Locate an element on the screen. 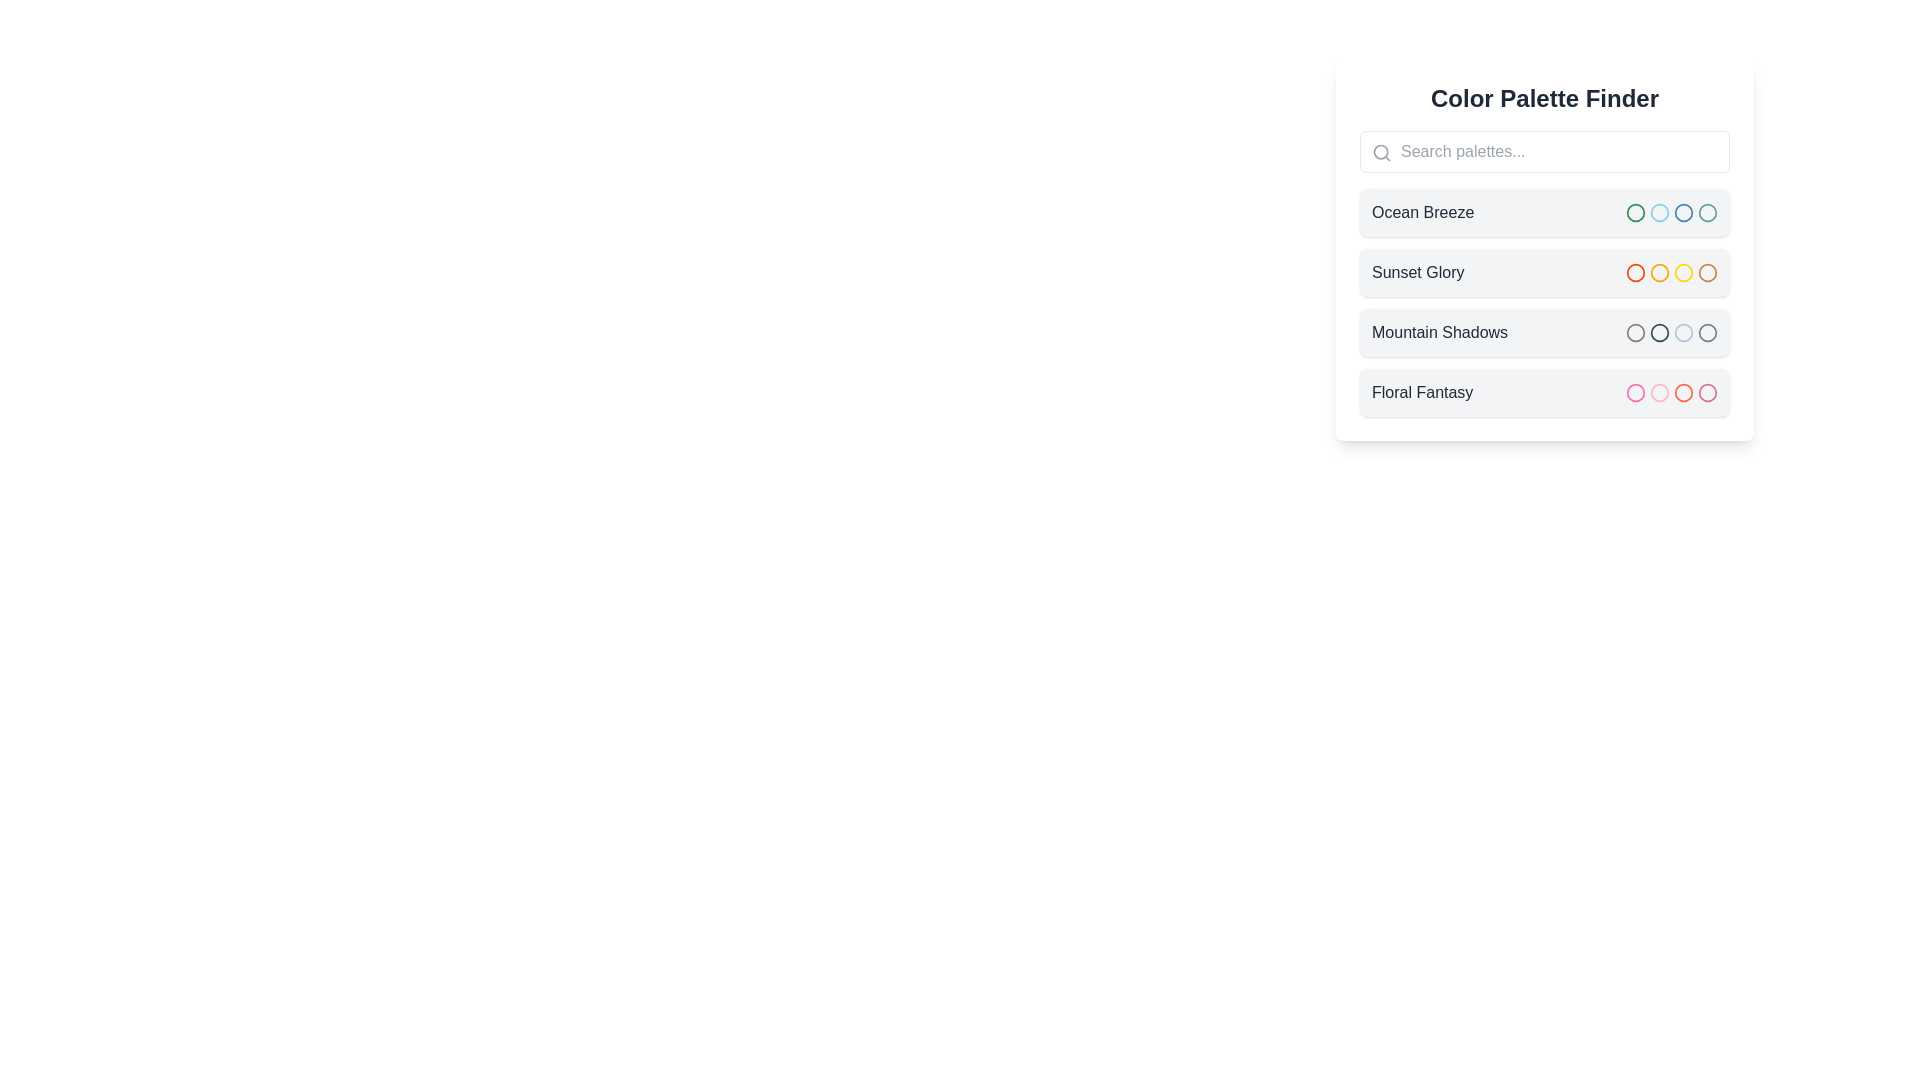 The image size is (1920, 1080). the third dark teal circle in the 'Mountain Shadows' row of the color palette list is located at coordinates (1660, 331).